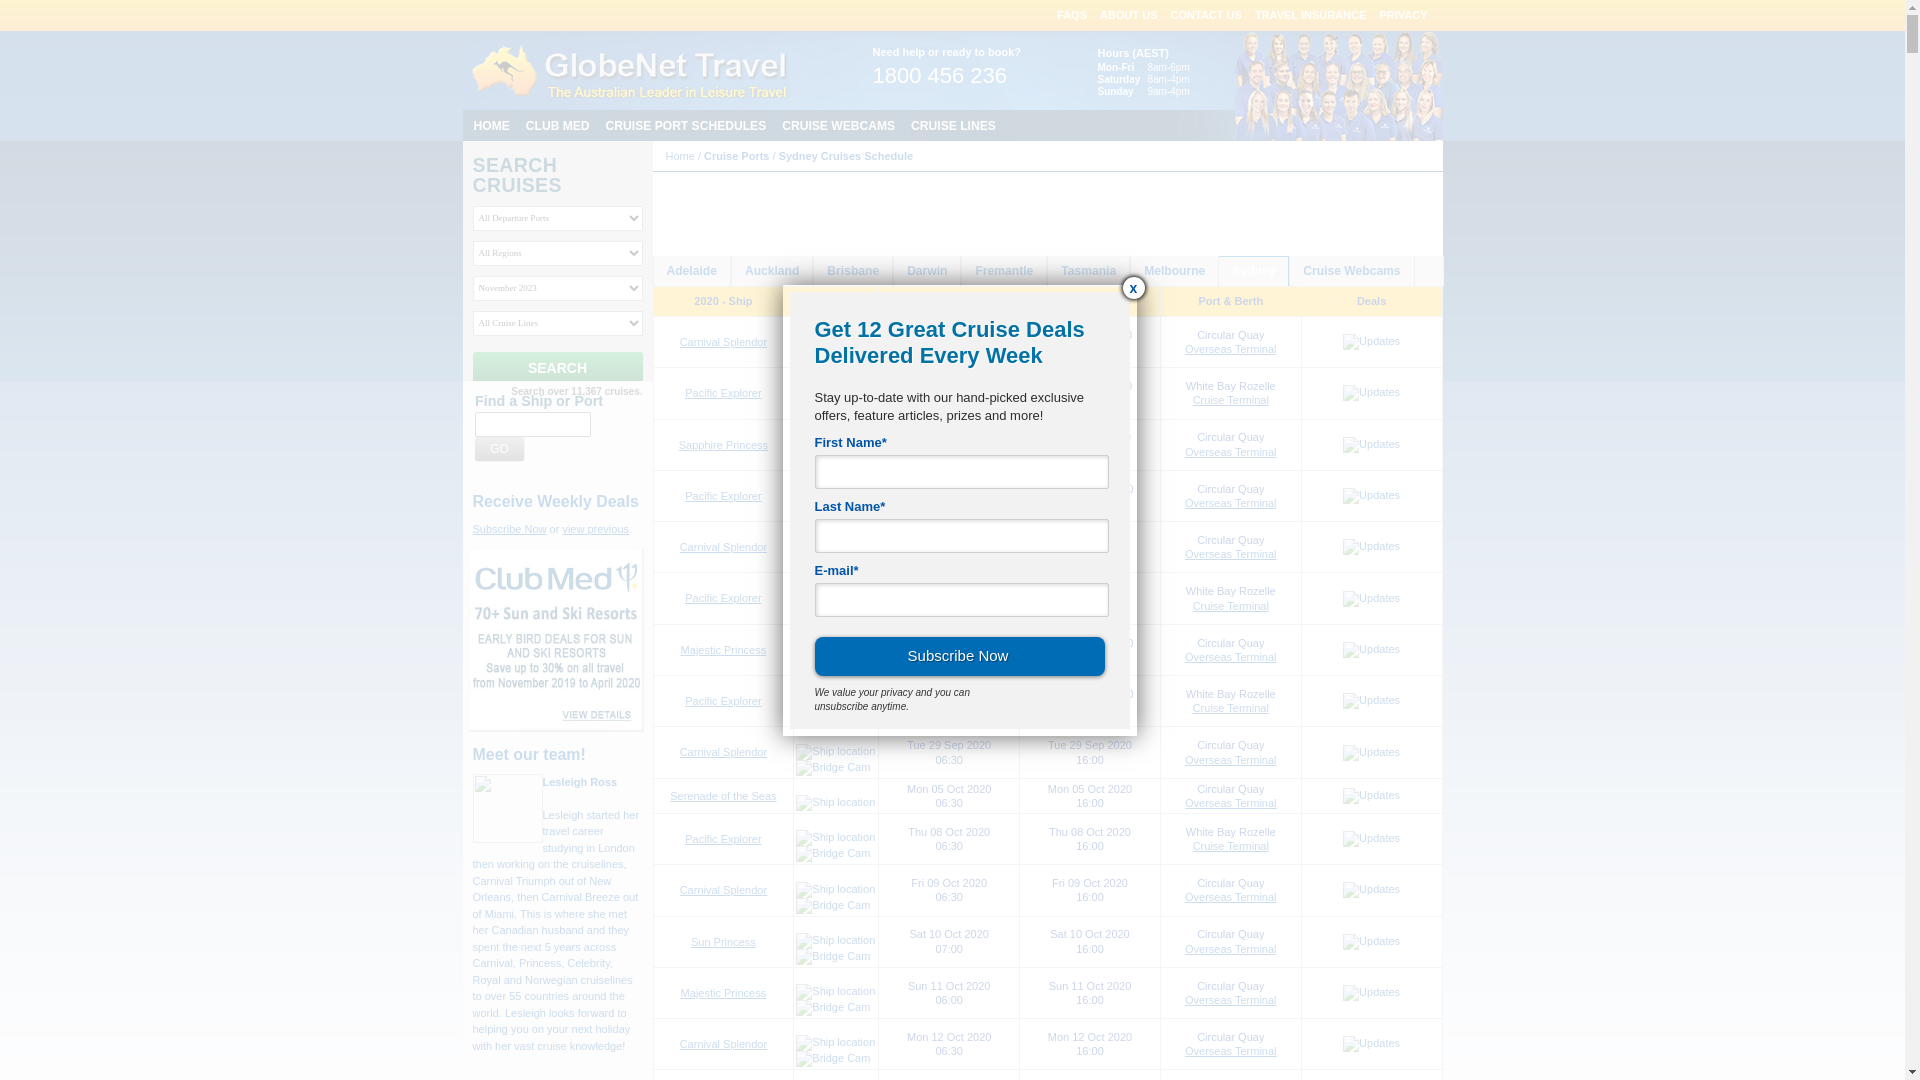 The image size is (1920, 1080). What do you see at coordinates (681, 992) in the screenshot?
I see `'Majestic Princess'` at bounding box center [681, 992].